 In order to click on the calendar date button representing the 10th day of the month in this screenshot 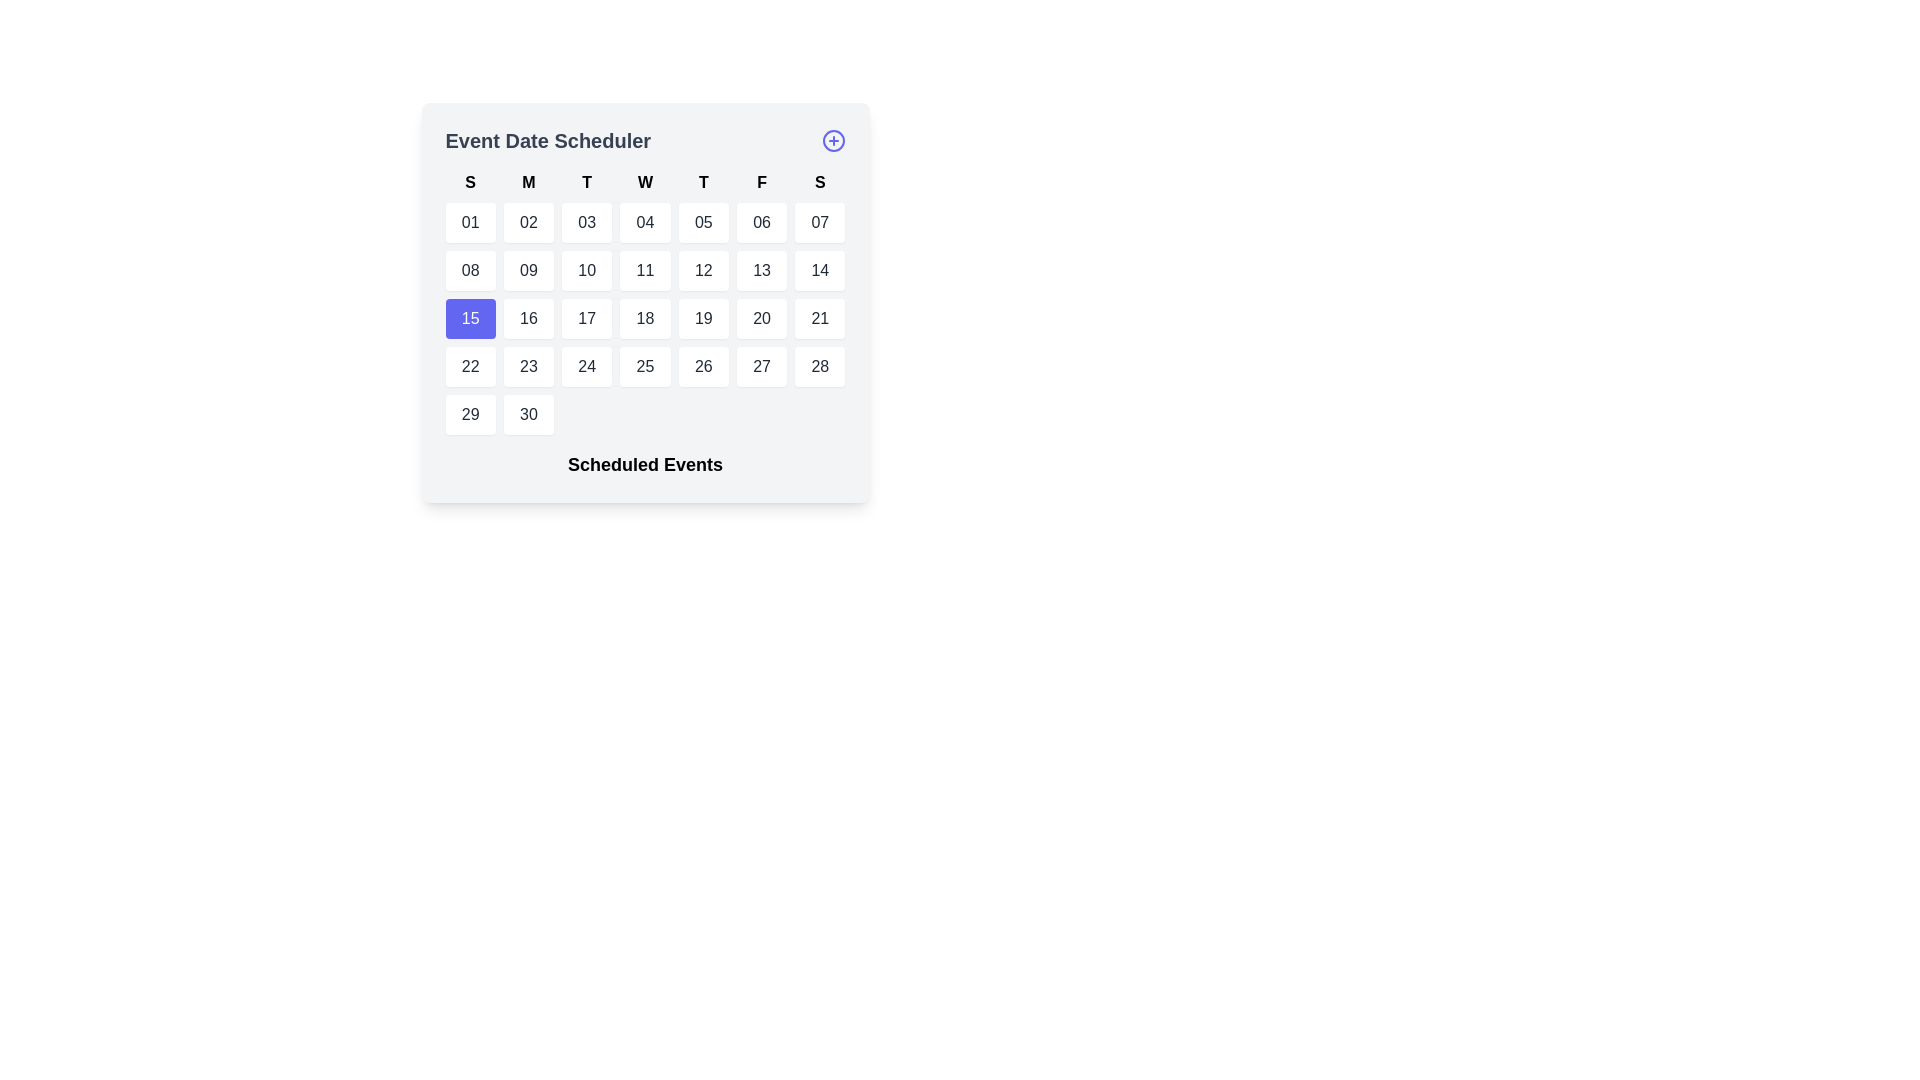, I will do `click(586, 270)`.